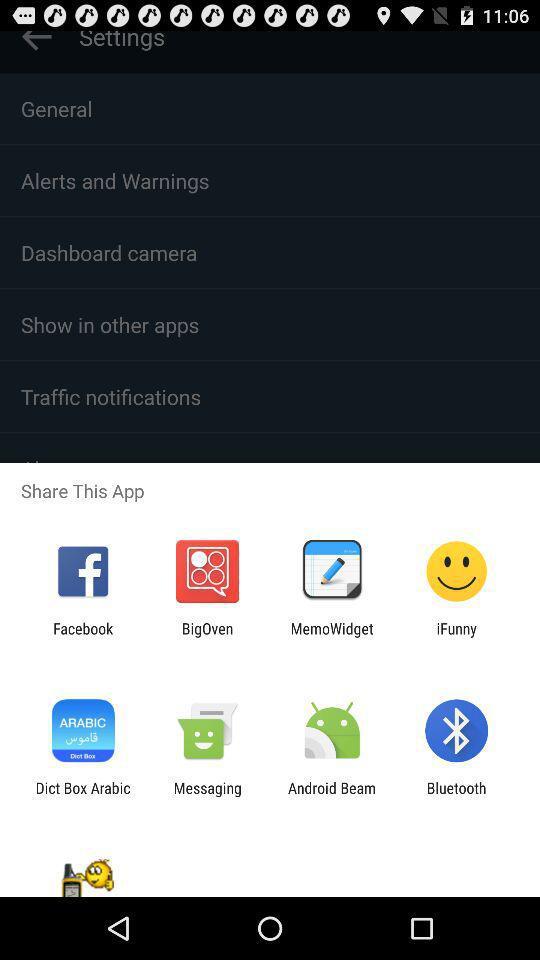 This screenshot has width=540, height=960. What do you see at coordinates (456, 636) in the screenshot?
I see `item to the right of the memowidget app` at bounding box center [456, 636].